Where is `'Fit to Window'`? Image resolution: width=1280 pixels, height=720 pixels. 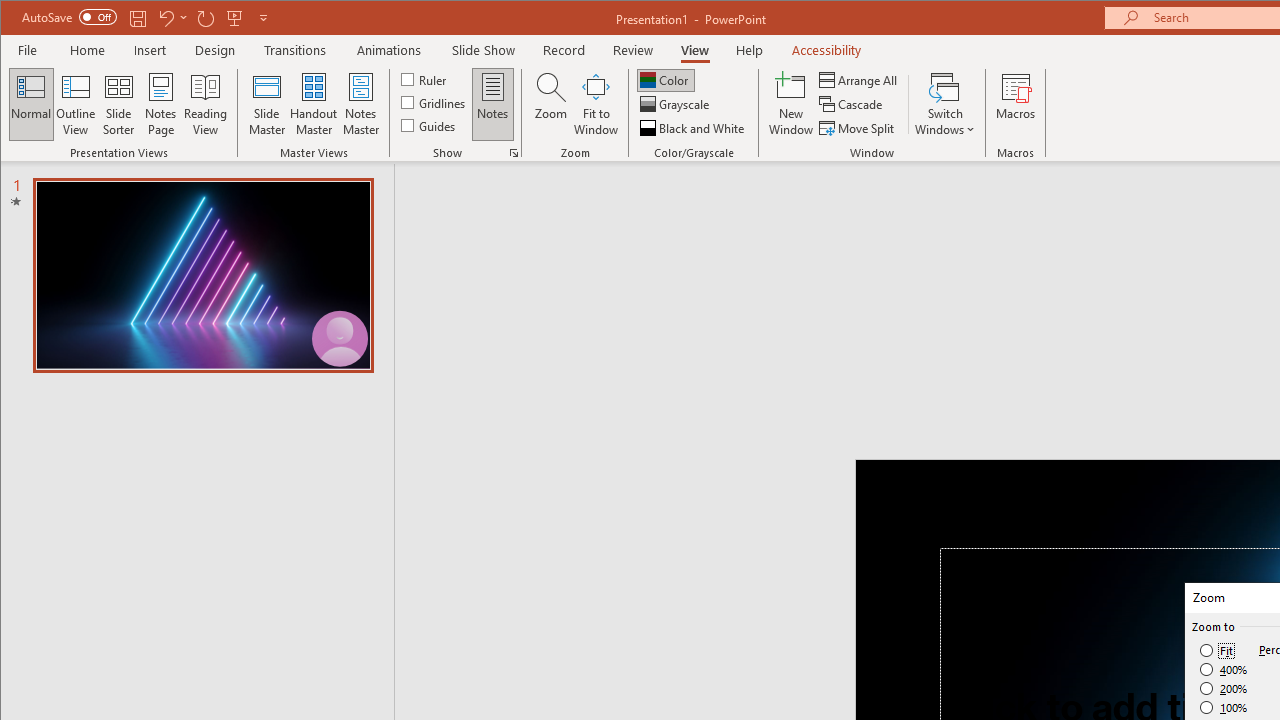
'Fit to Window' is located at coordinates (595, 104).